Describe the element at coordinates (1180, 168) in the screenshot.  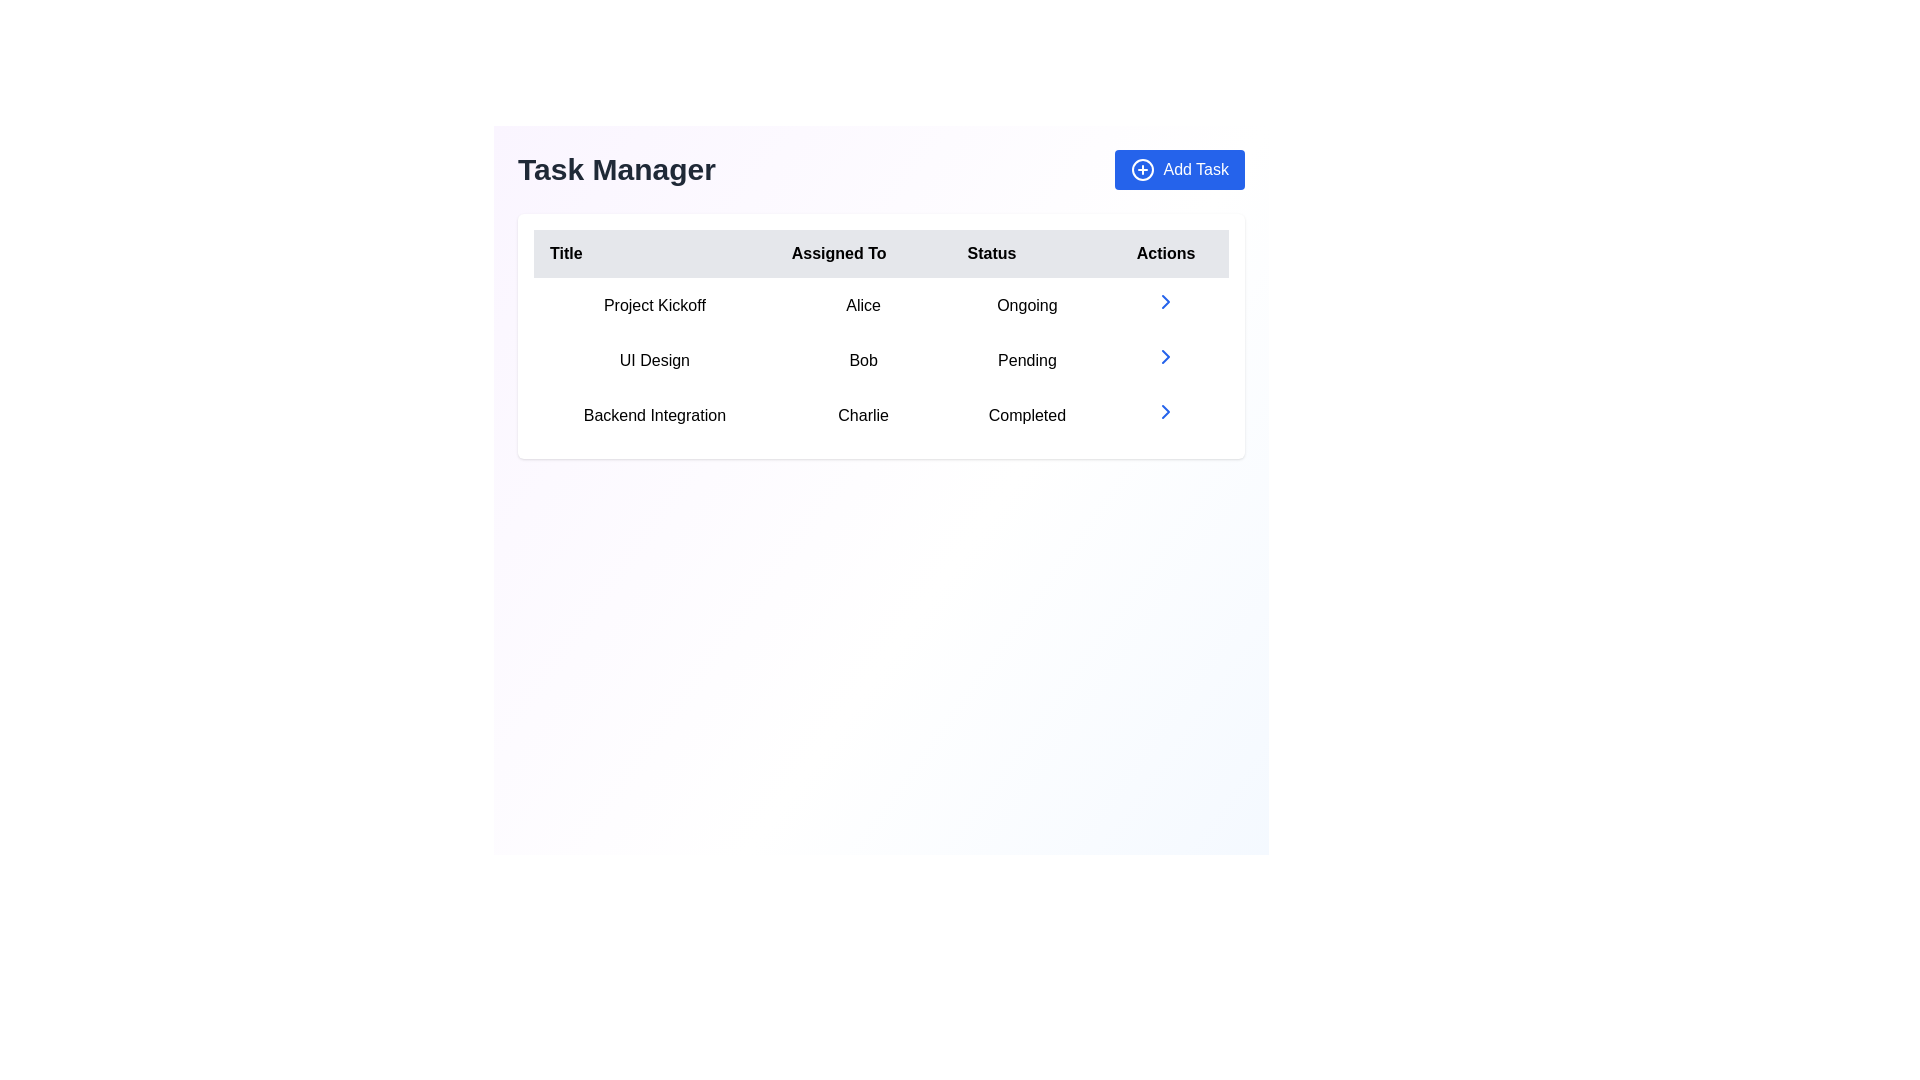
I see `the 'Add Task' button, which is a blue rectangular button with white text and a plus sign icon, located at the top-right corner of the 'Task Manager' header` at that location.